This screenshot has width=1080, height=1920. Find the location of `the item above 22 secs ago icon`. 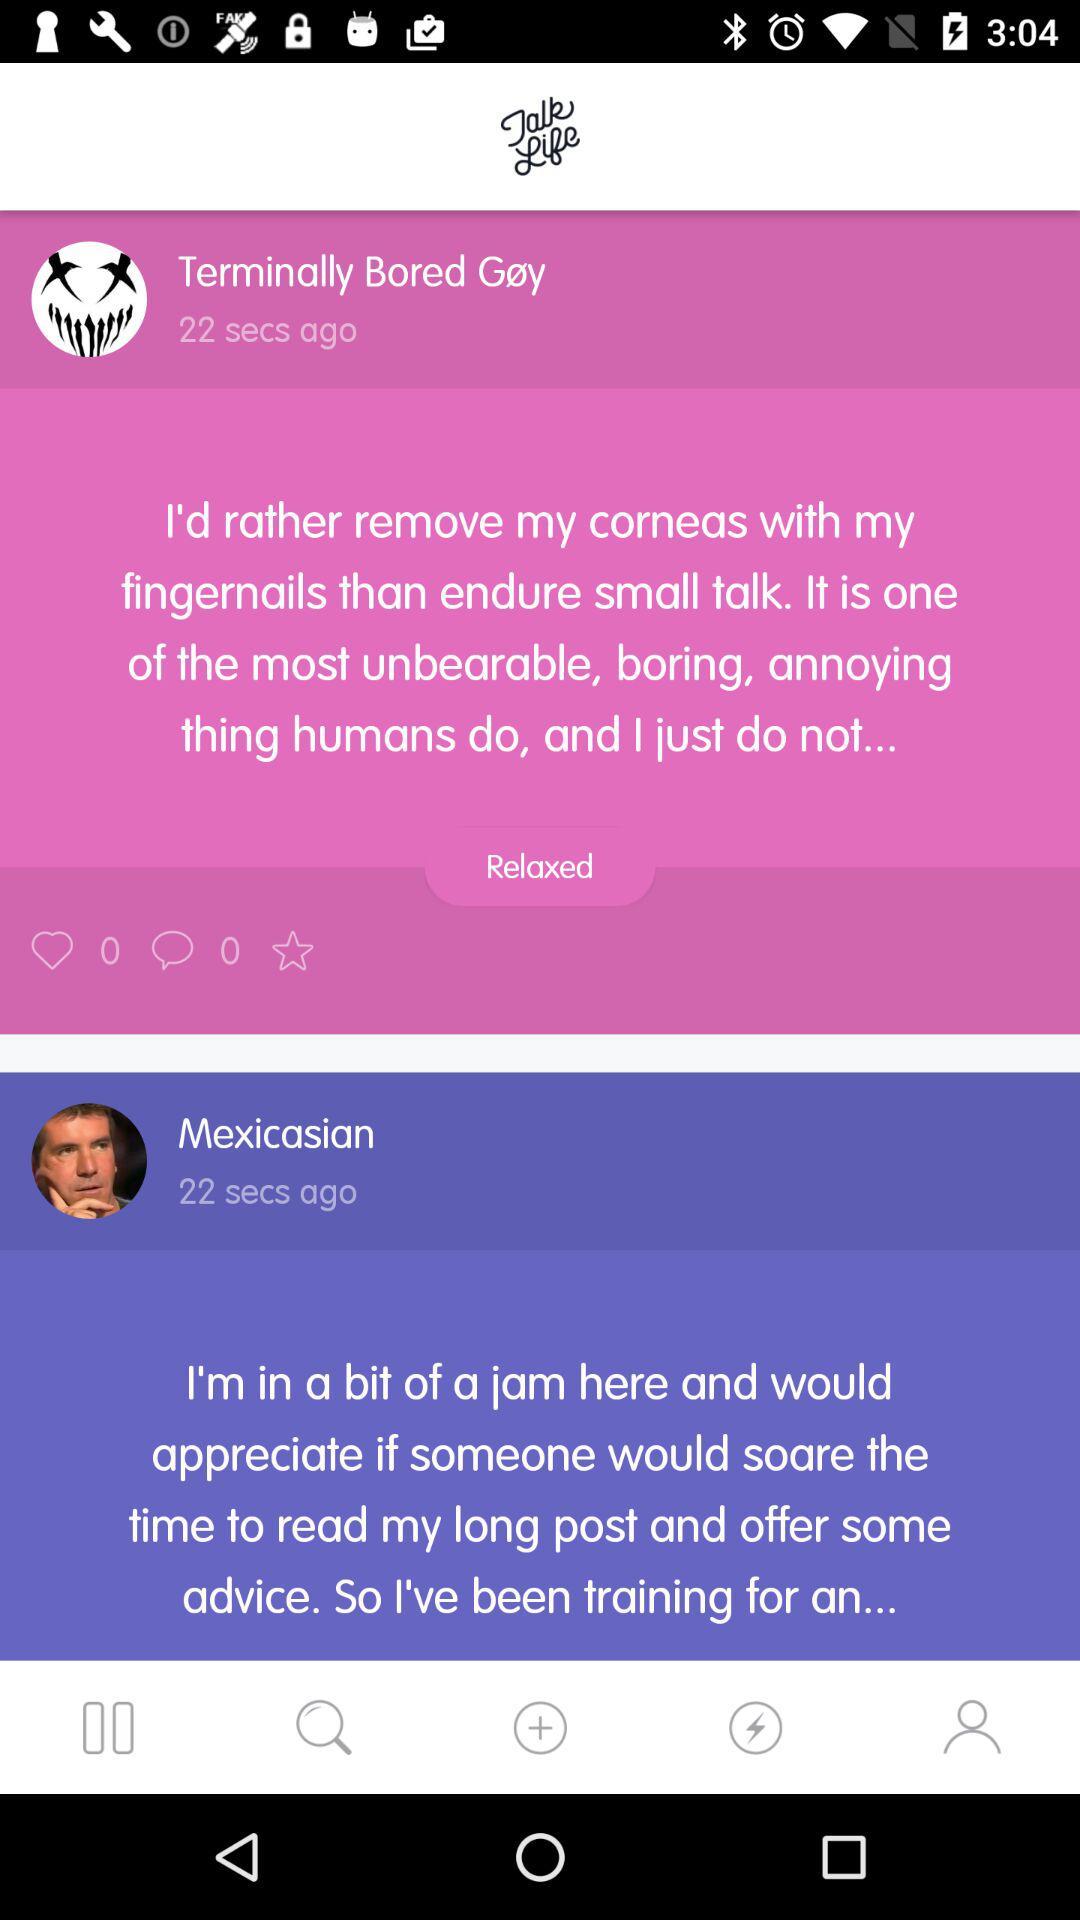

the item above 22 secs ago icon is located at coordinates (362, 270).